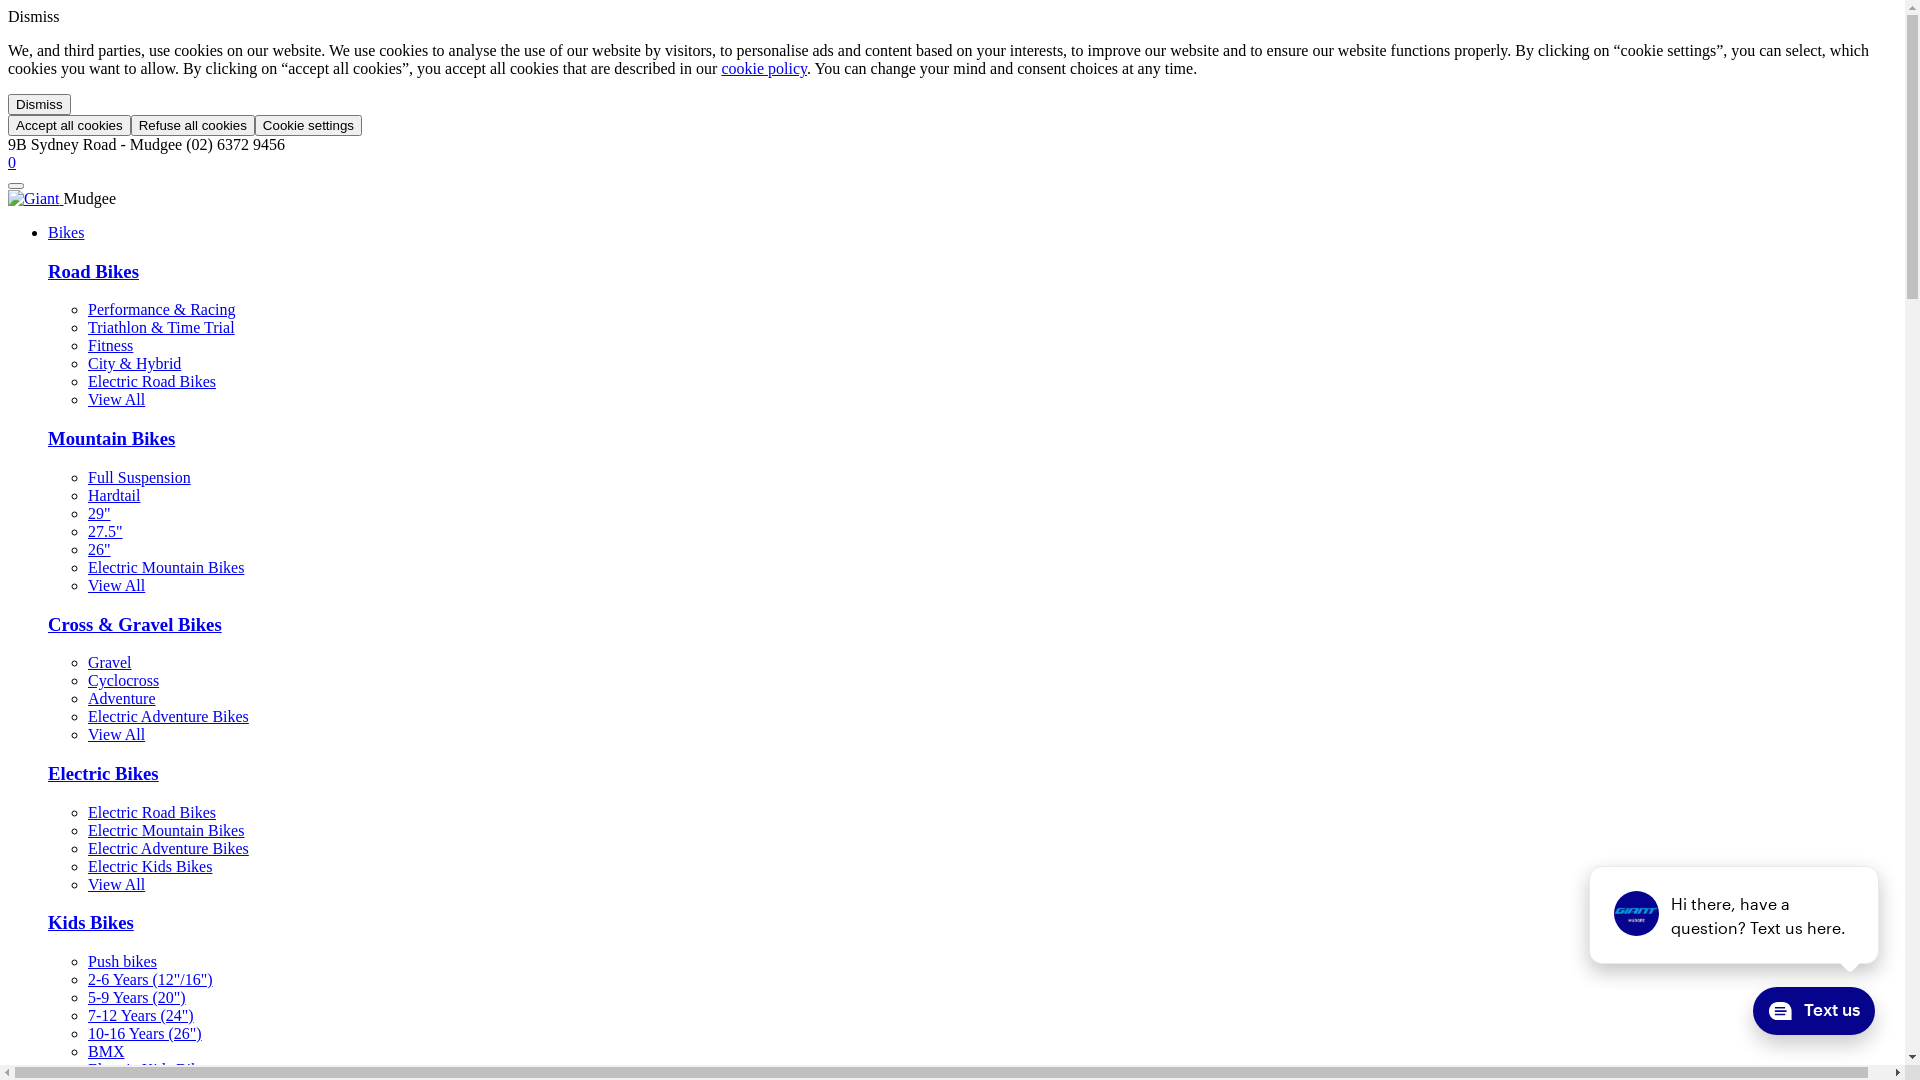  I want to click on 'View All', so click(115, 399).